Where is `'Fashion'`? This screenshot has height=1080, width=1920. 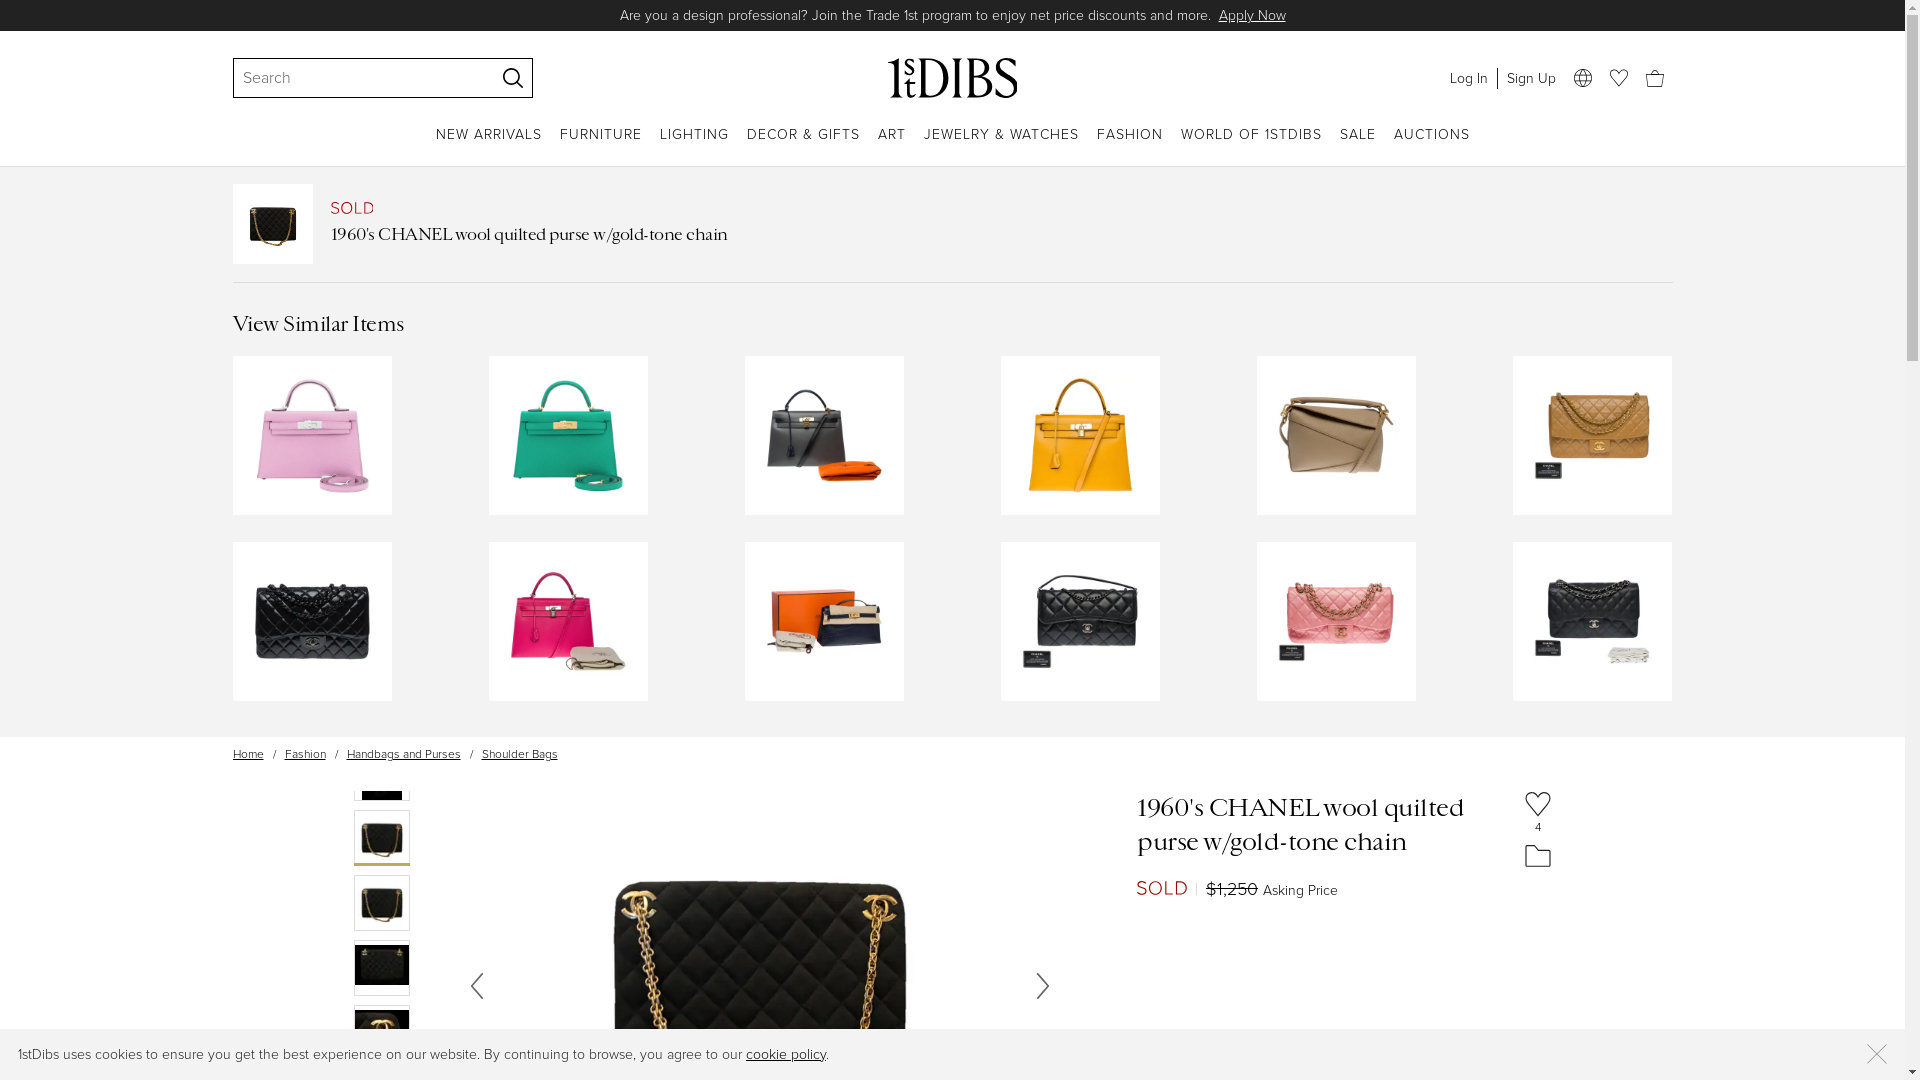
'Fashion' is located at coordinates (303, 754).